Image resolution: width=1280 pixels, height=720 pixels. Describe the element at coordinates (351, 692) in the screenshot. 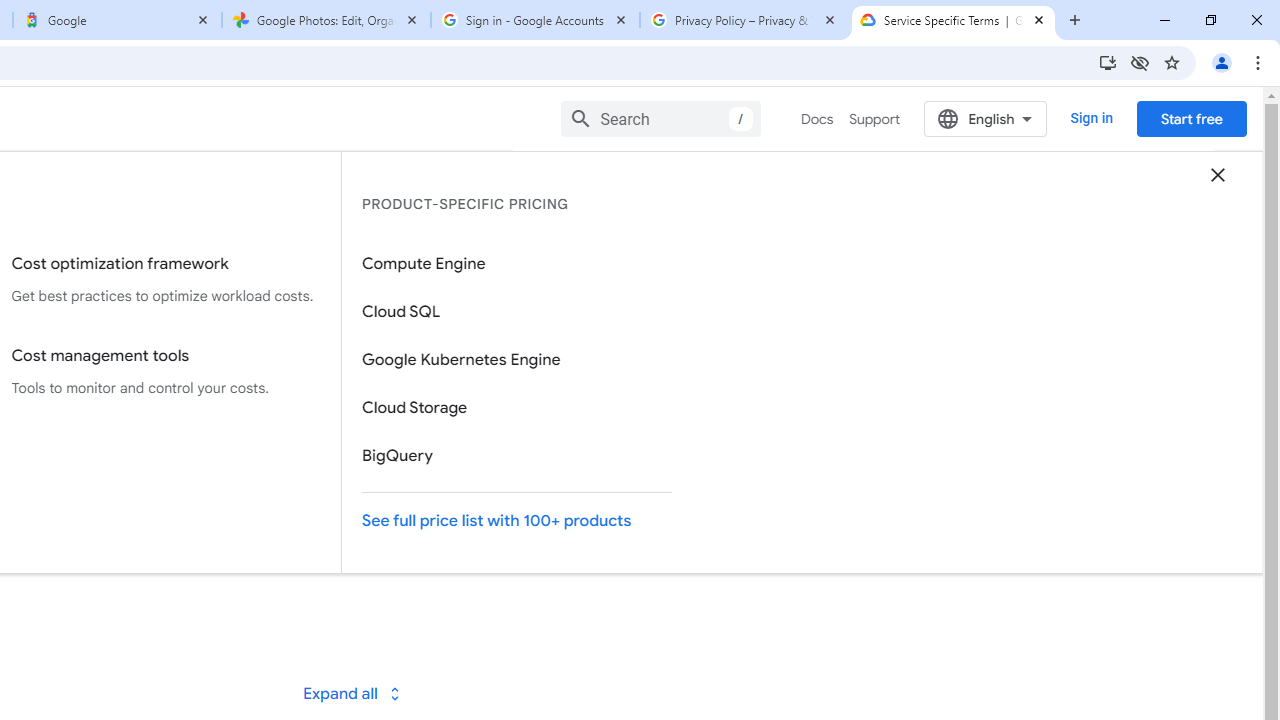

I see `'Toggle all'` at that location.